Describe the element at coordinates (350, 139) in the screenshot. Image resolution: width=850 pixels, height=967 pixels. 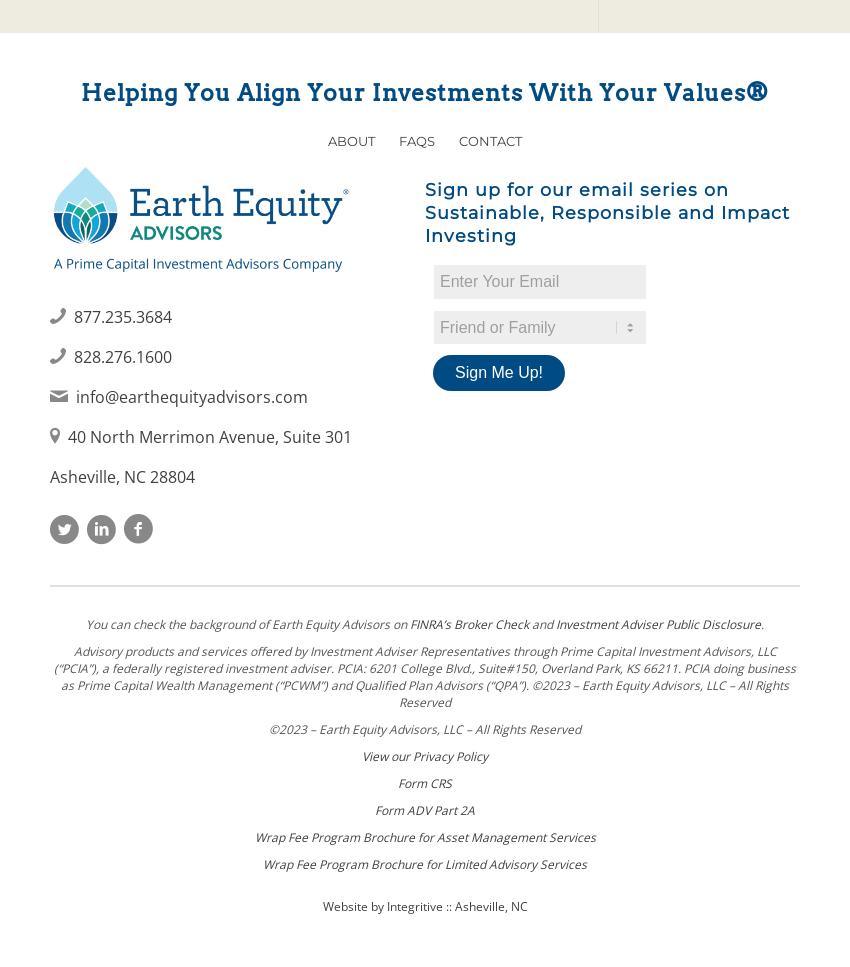
I see `'About'` at that location.